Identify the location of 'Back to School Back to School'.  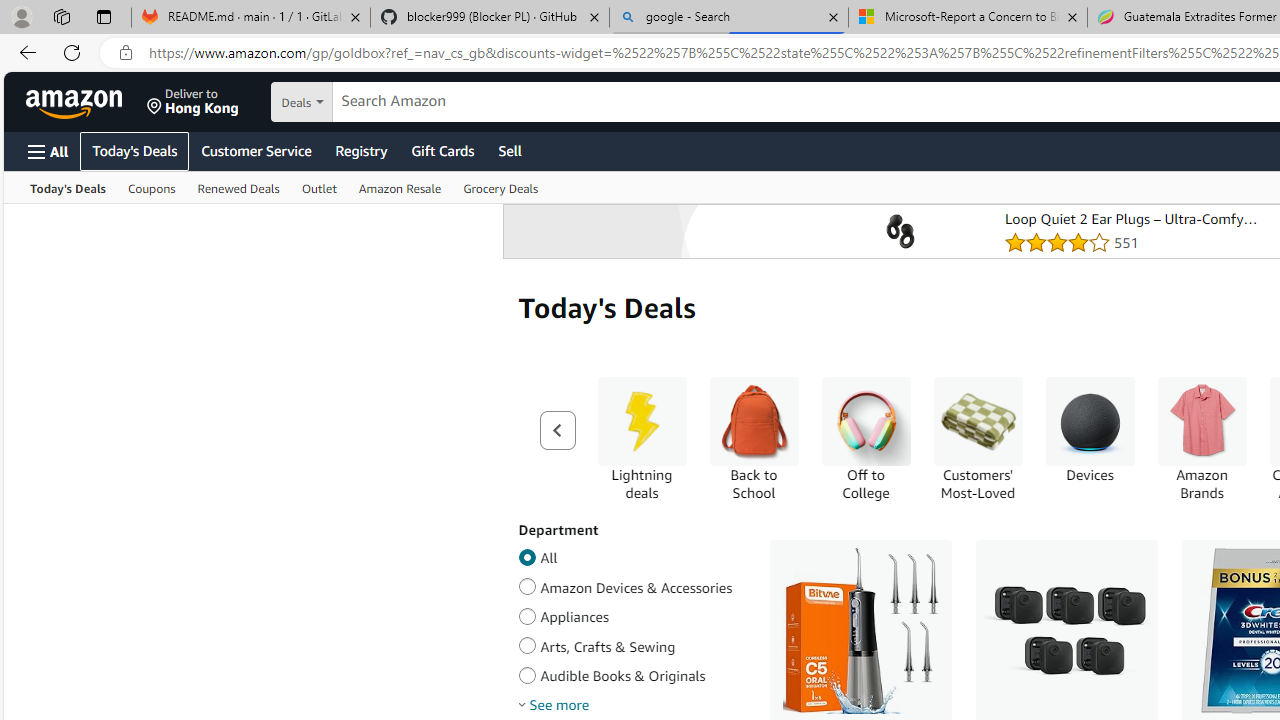
(752, 438).